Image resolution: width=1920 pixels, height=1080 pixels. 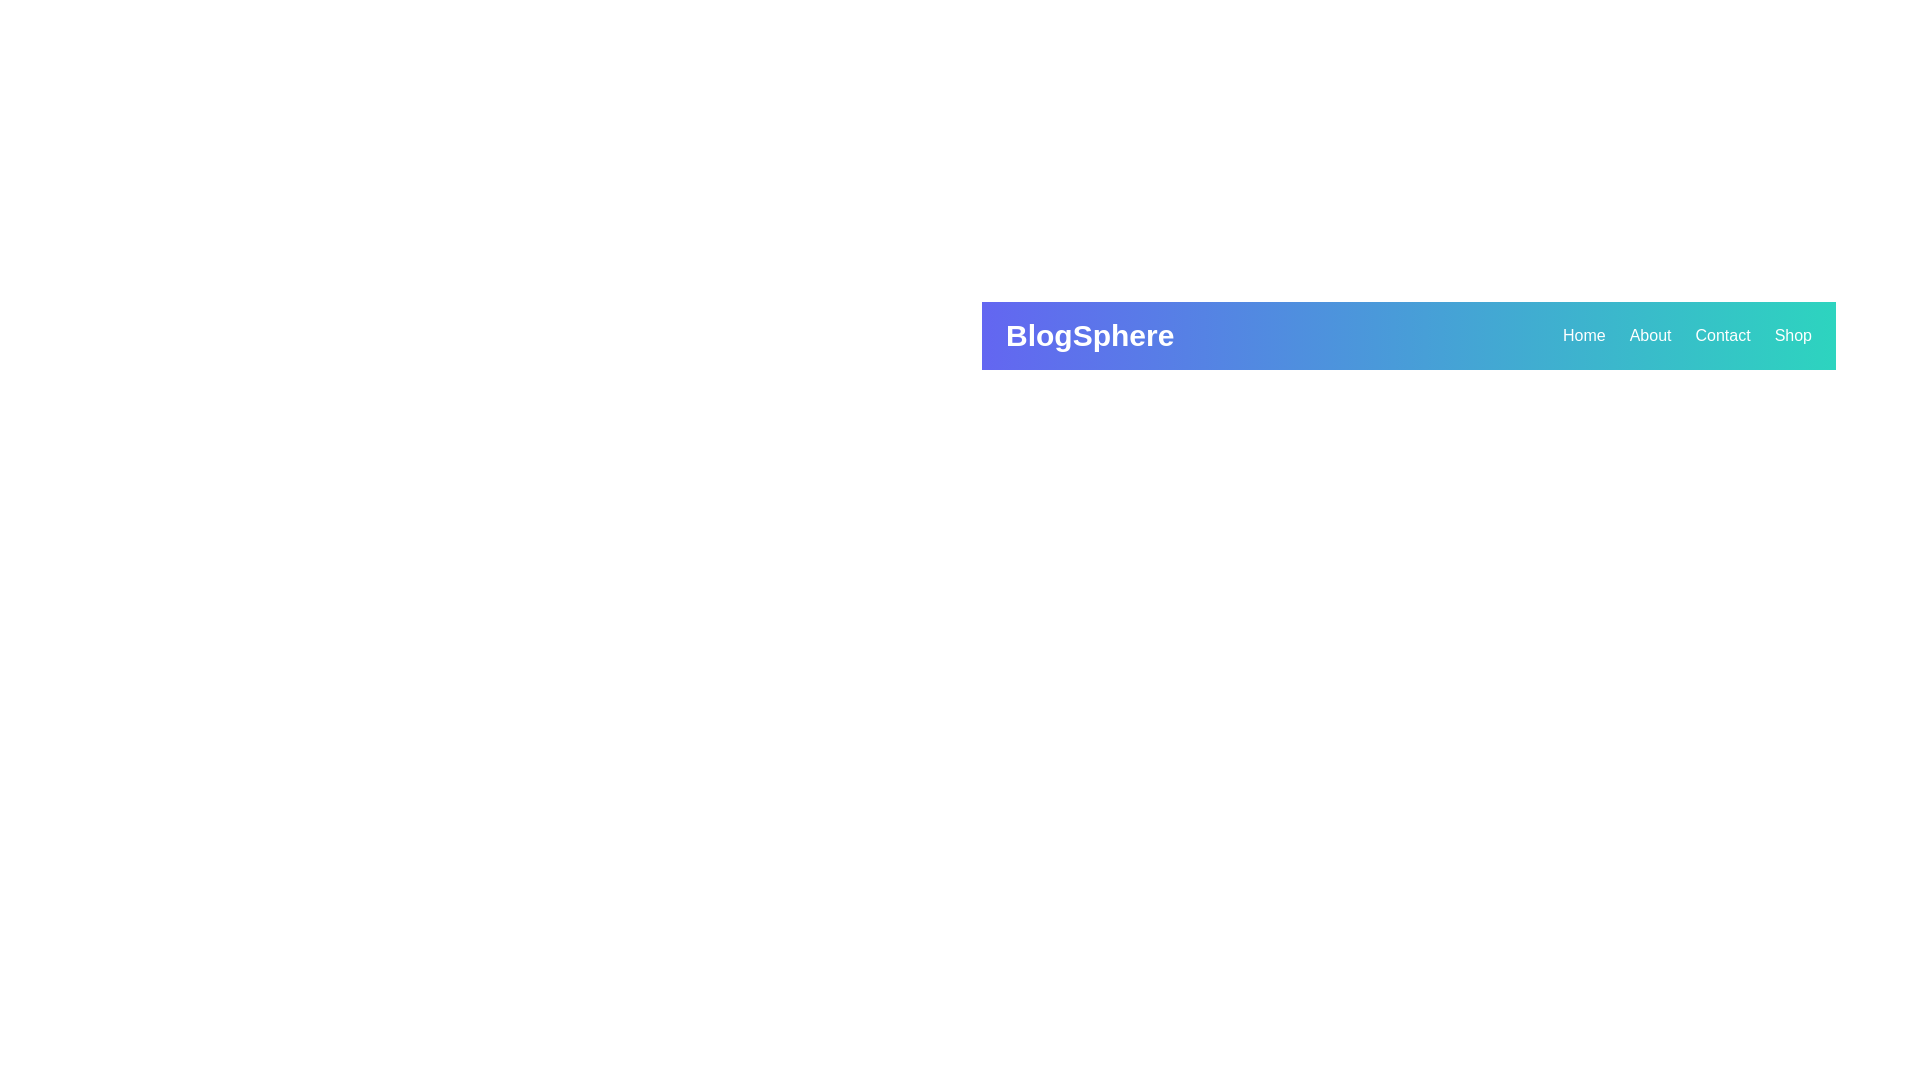 What do you see at coordinates (1583, 334) in the screenshot?
I see `the 'Home' link in the navigation bar` at bounding box center [1583, 334].